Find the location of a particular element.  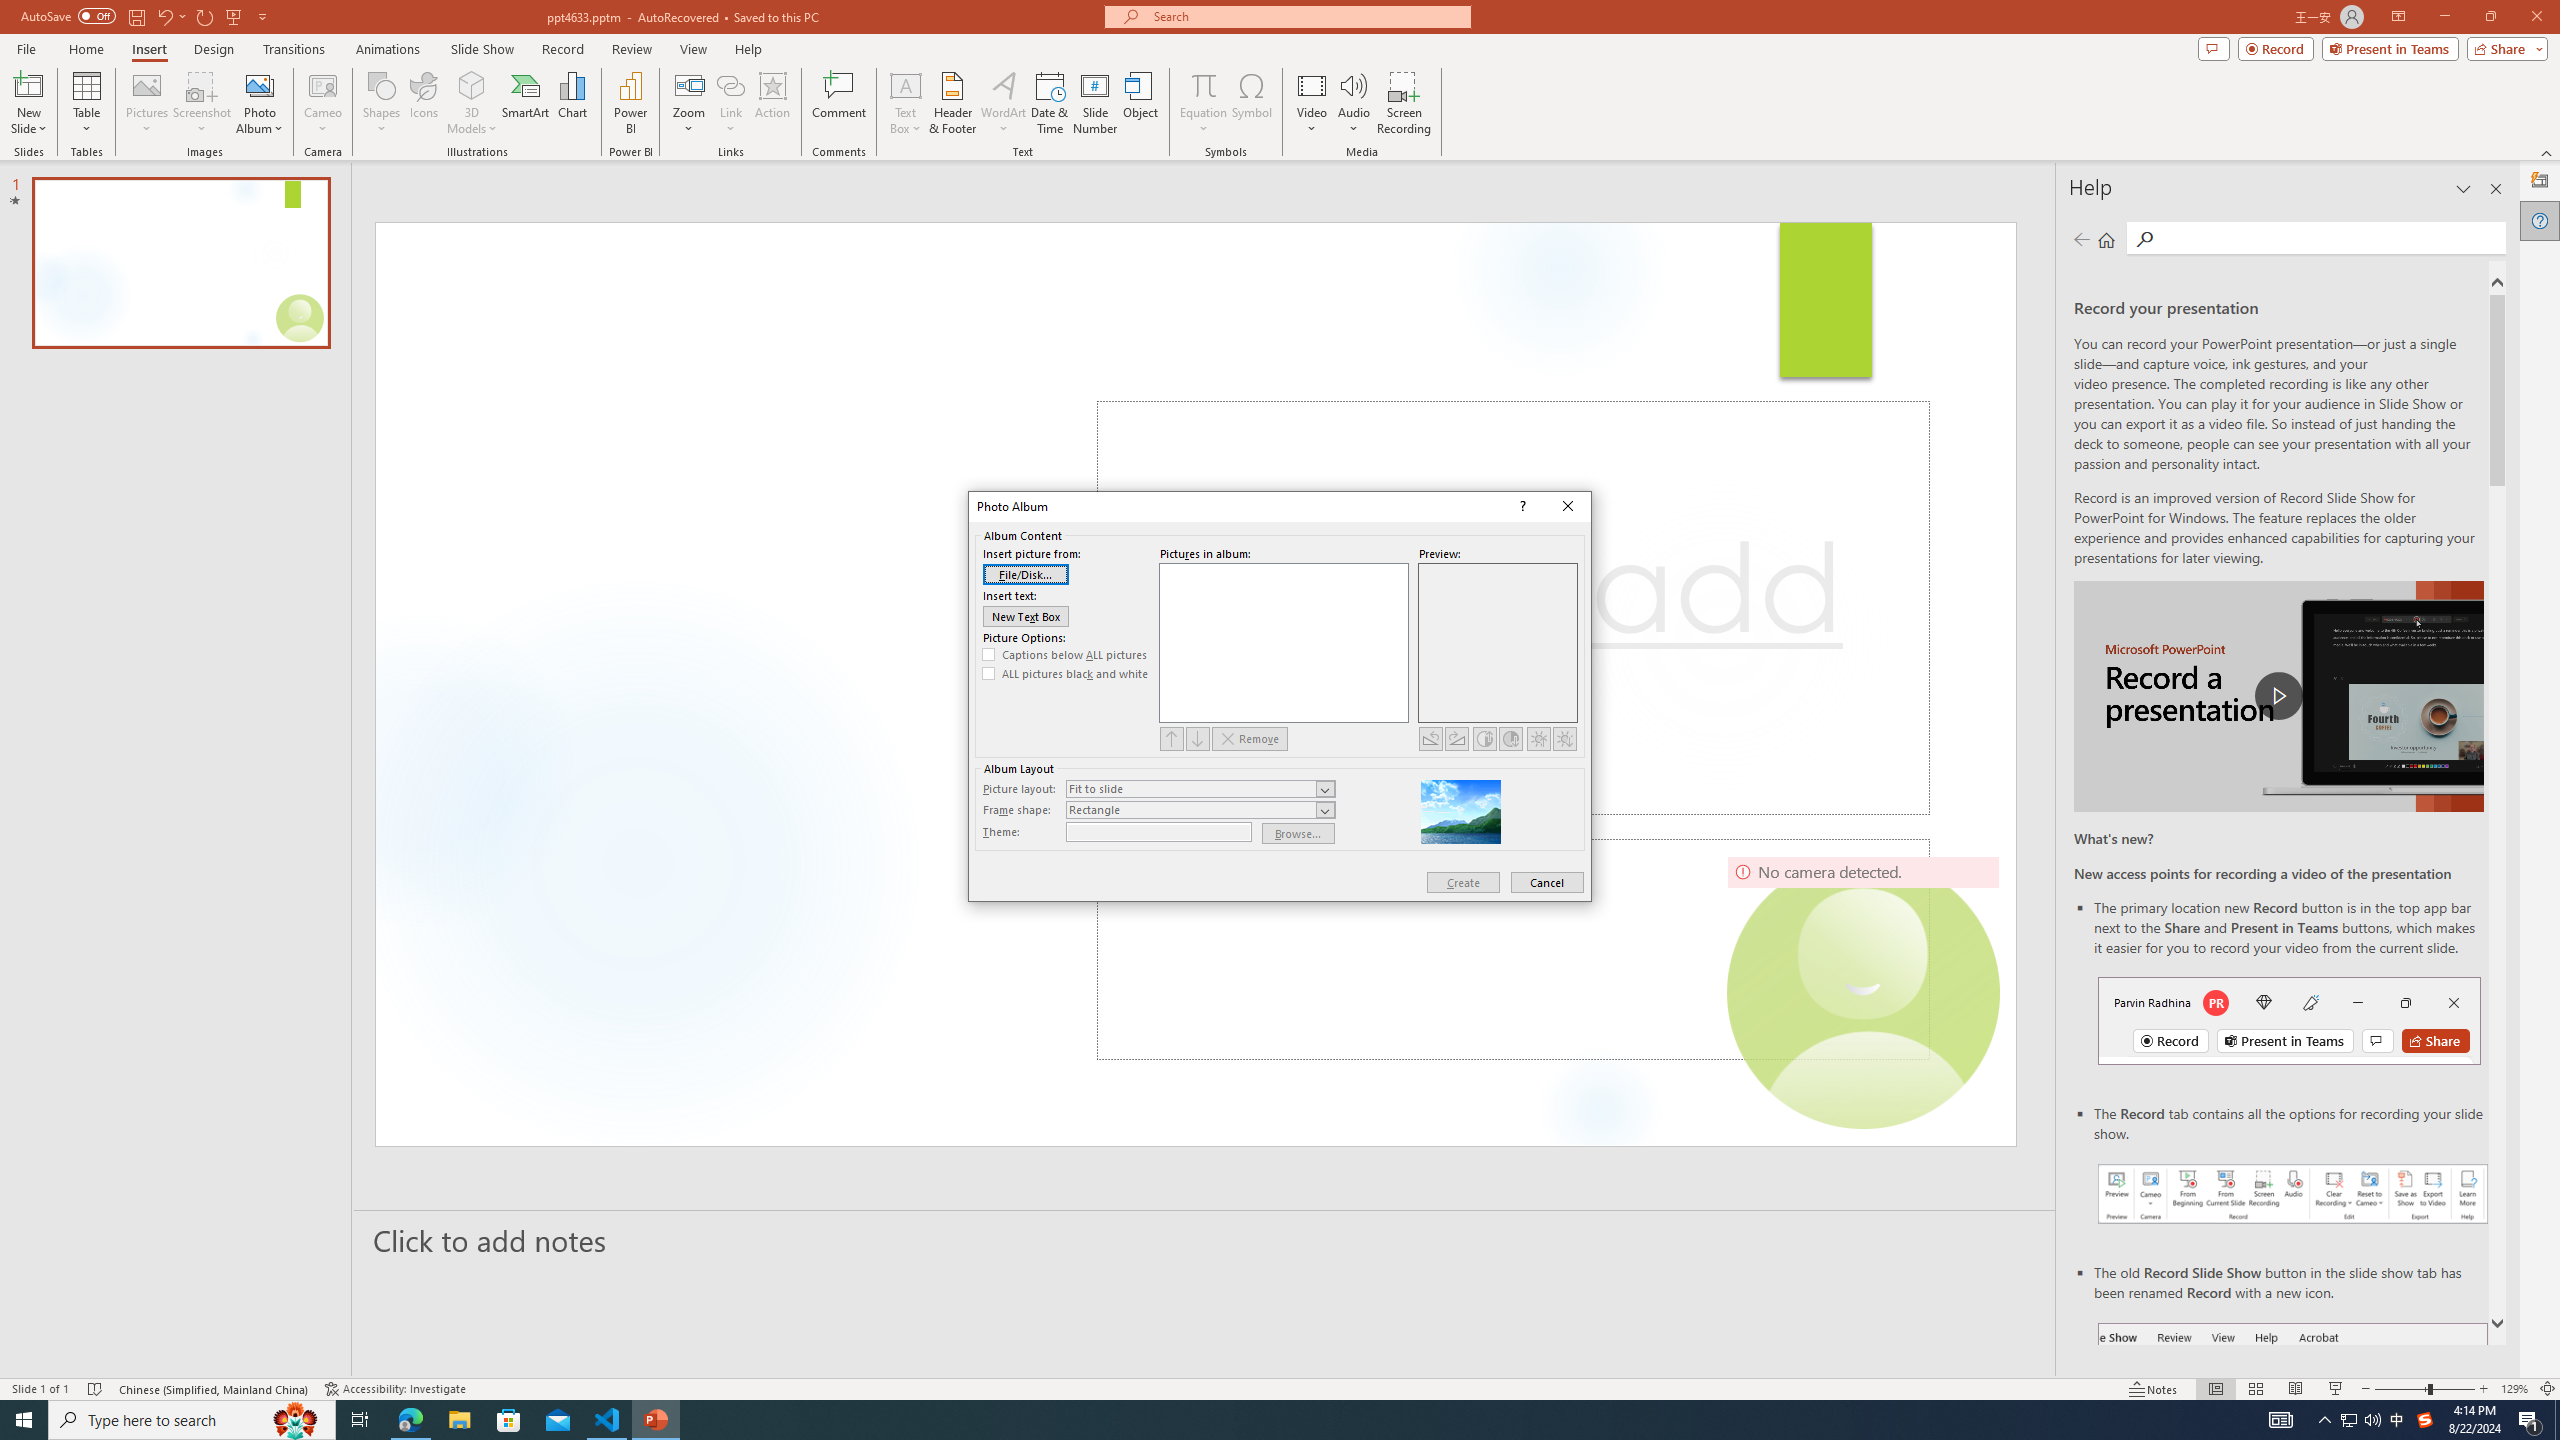

'WordArt' is located at coordinates (1002, 103).